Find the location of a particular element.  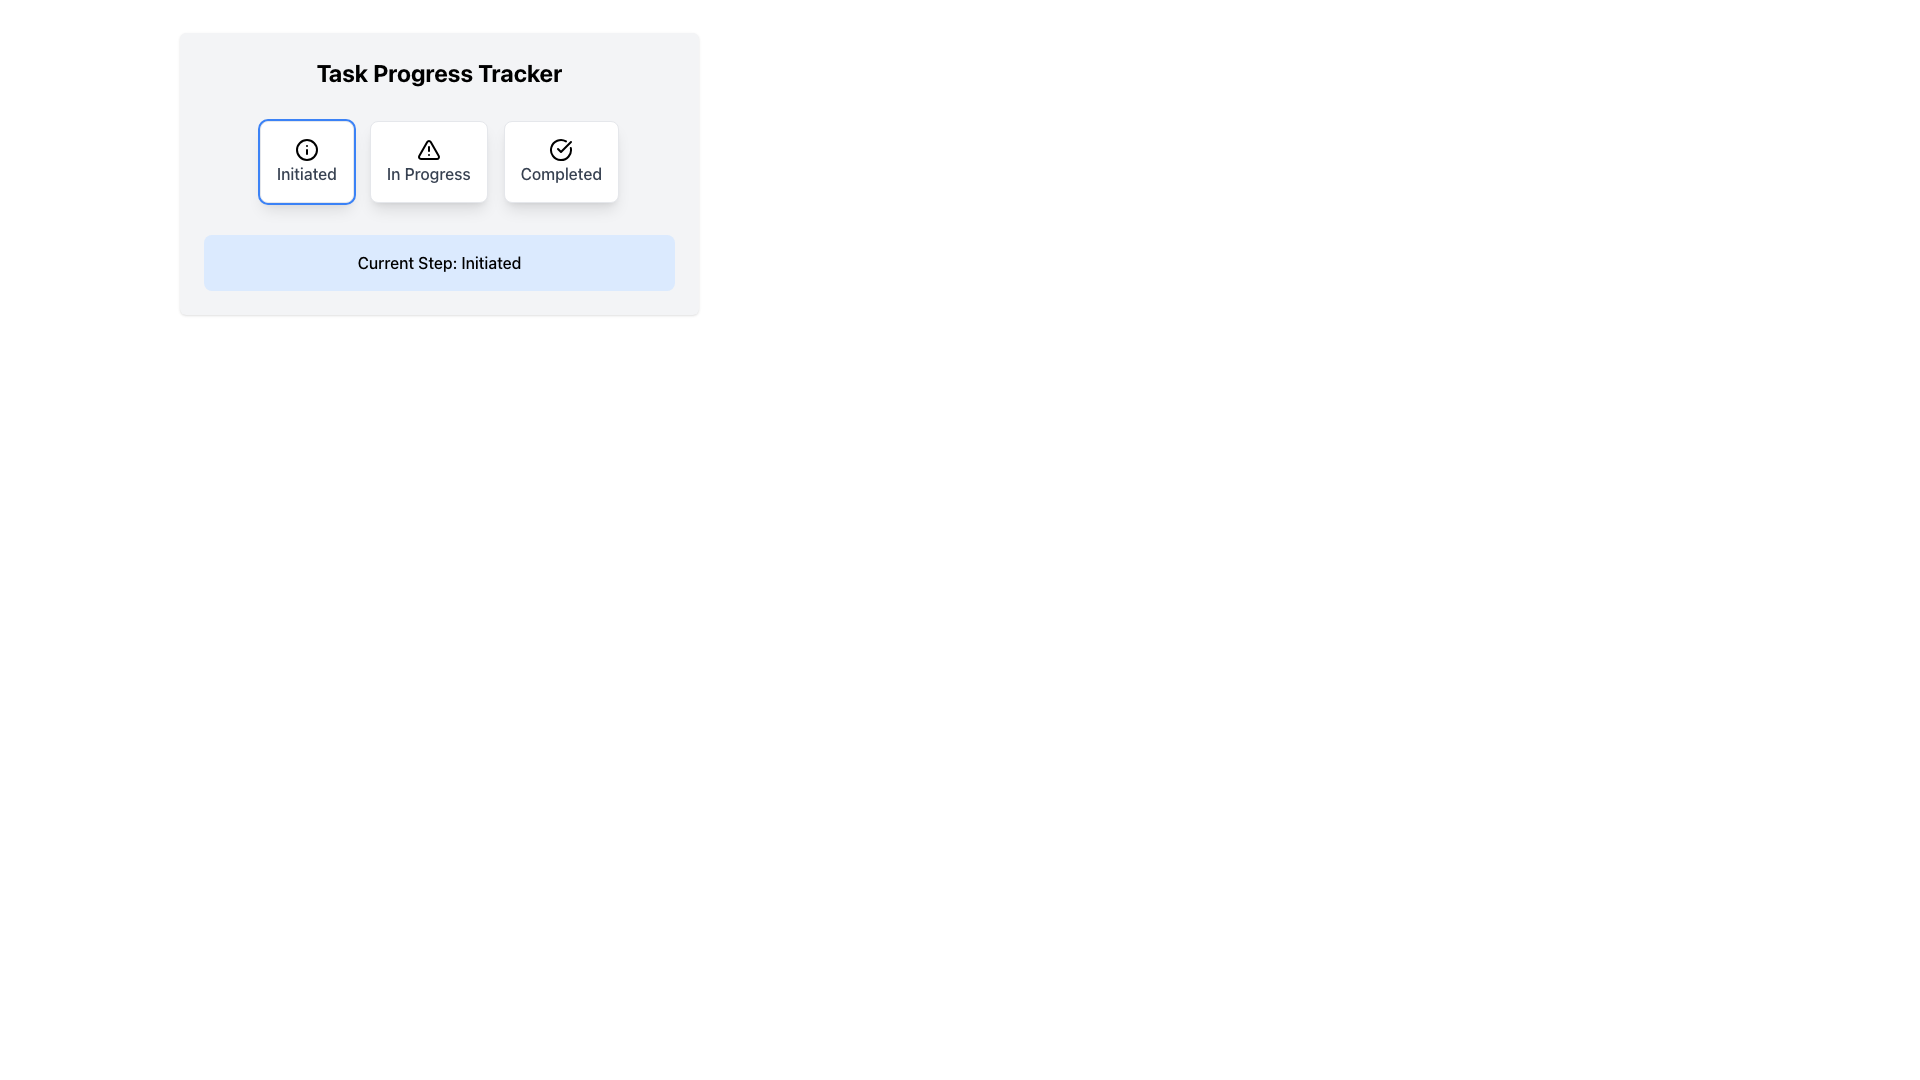

the text label reading 'In Progress', which is styled with a medium-gray font and positioned below the triangle alert icon in the Task Progress Tracker interface is located at coordinates (427, 172).